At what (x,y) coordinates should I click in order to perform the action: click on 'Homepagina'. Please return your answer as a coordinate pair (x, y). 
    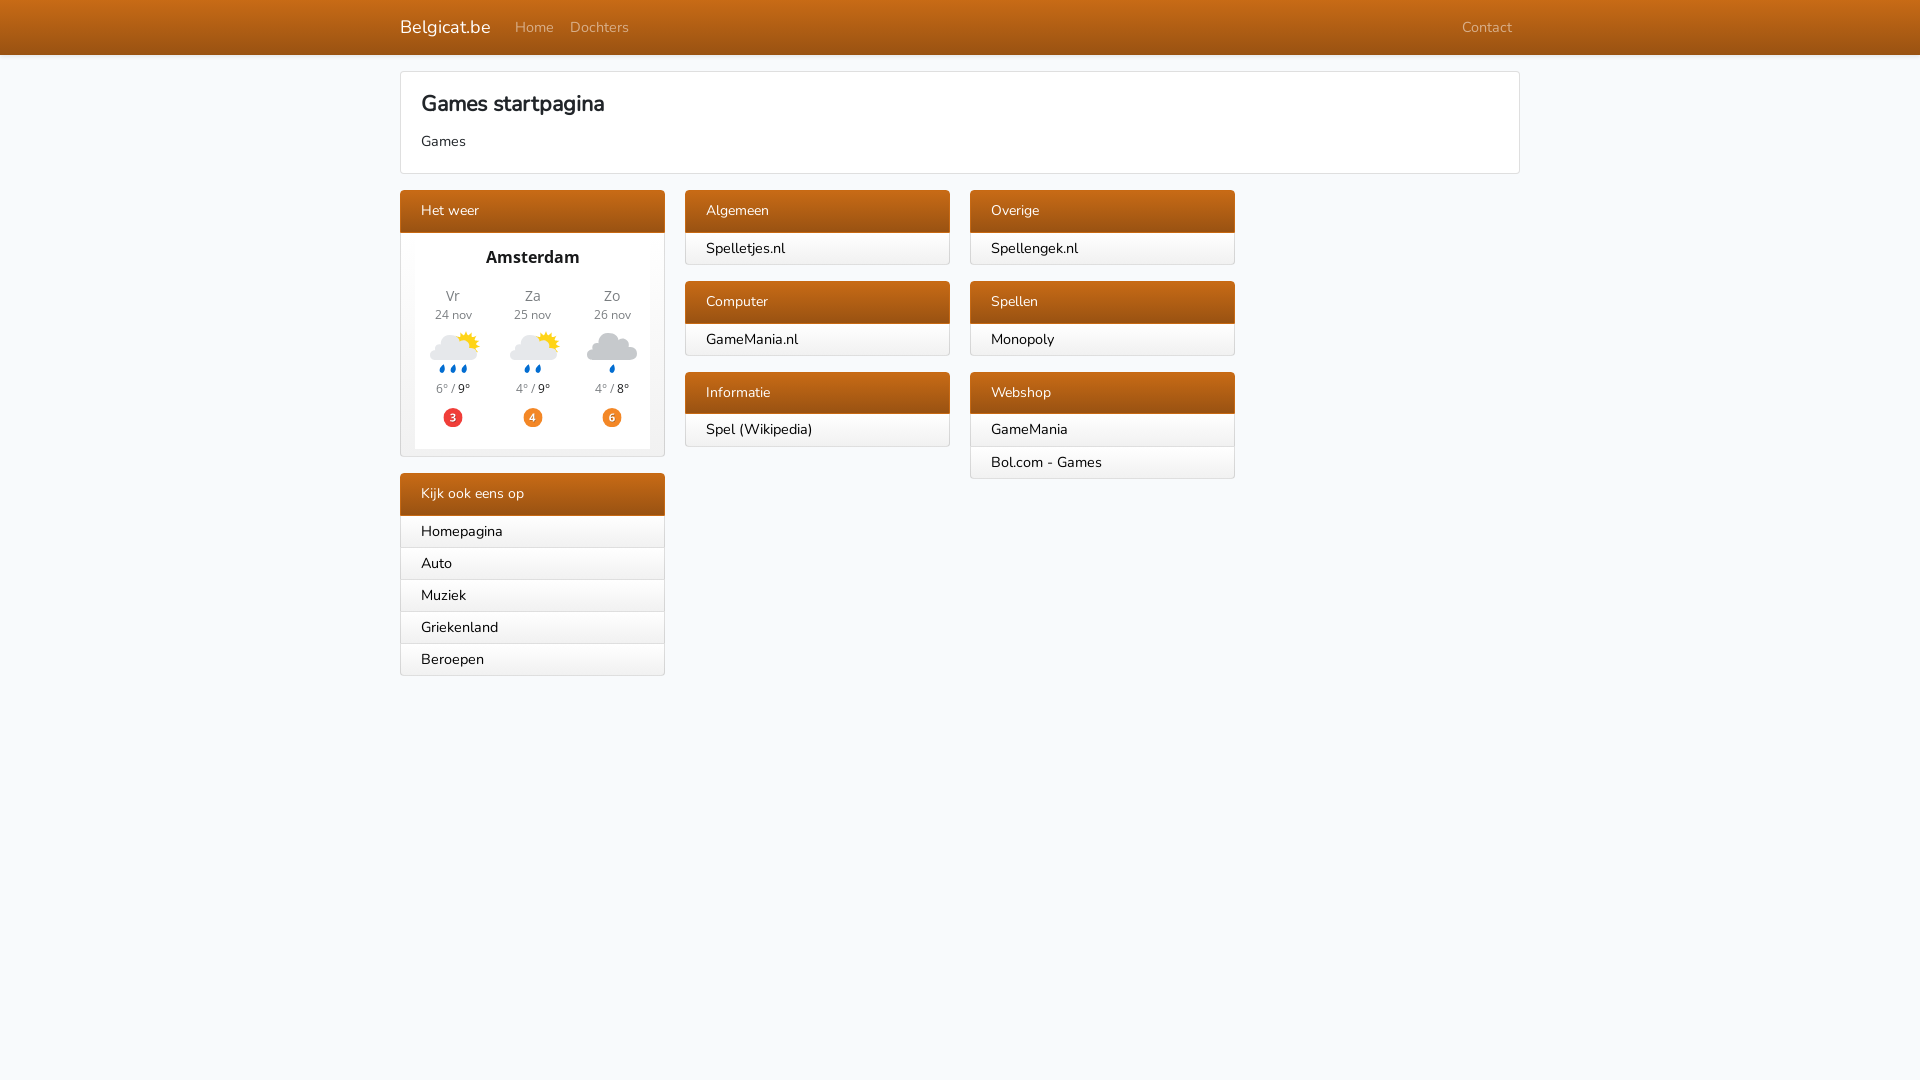
    Looking at the image, I should click on (532, 531).